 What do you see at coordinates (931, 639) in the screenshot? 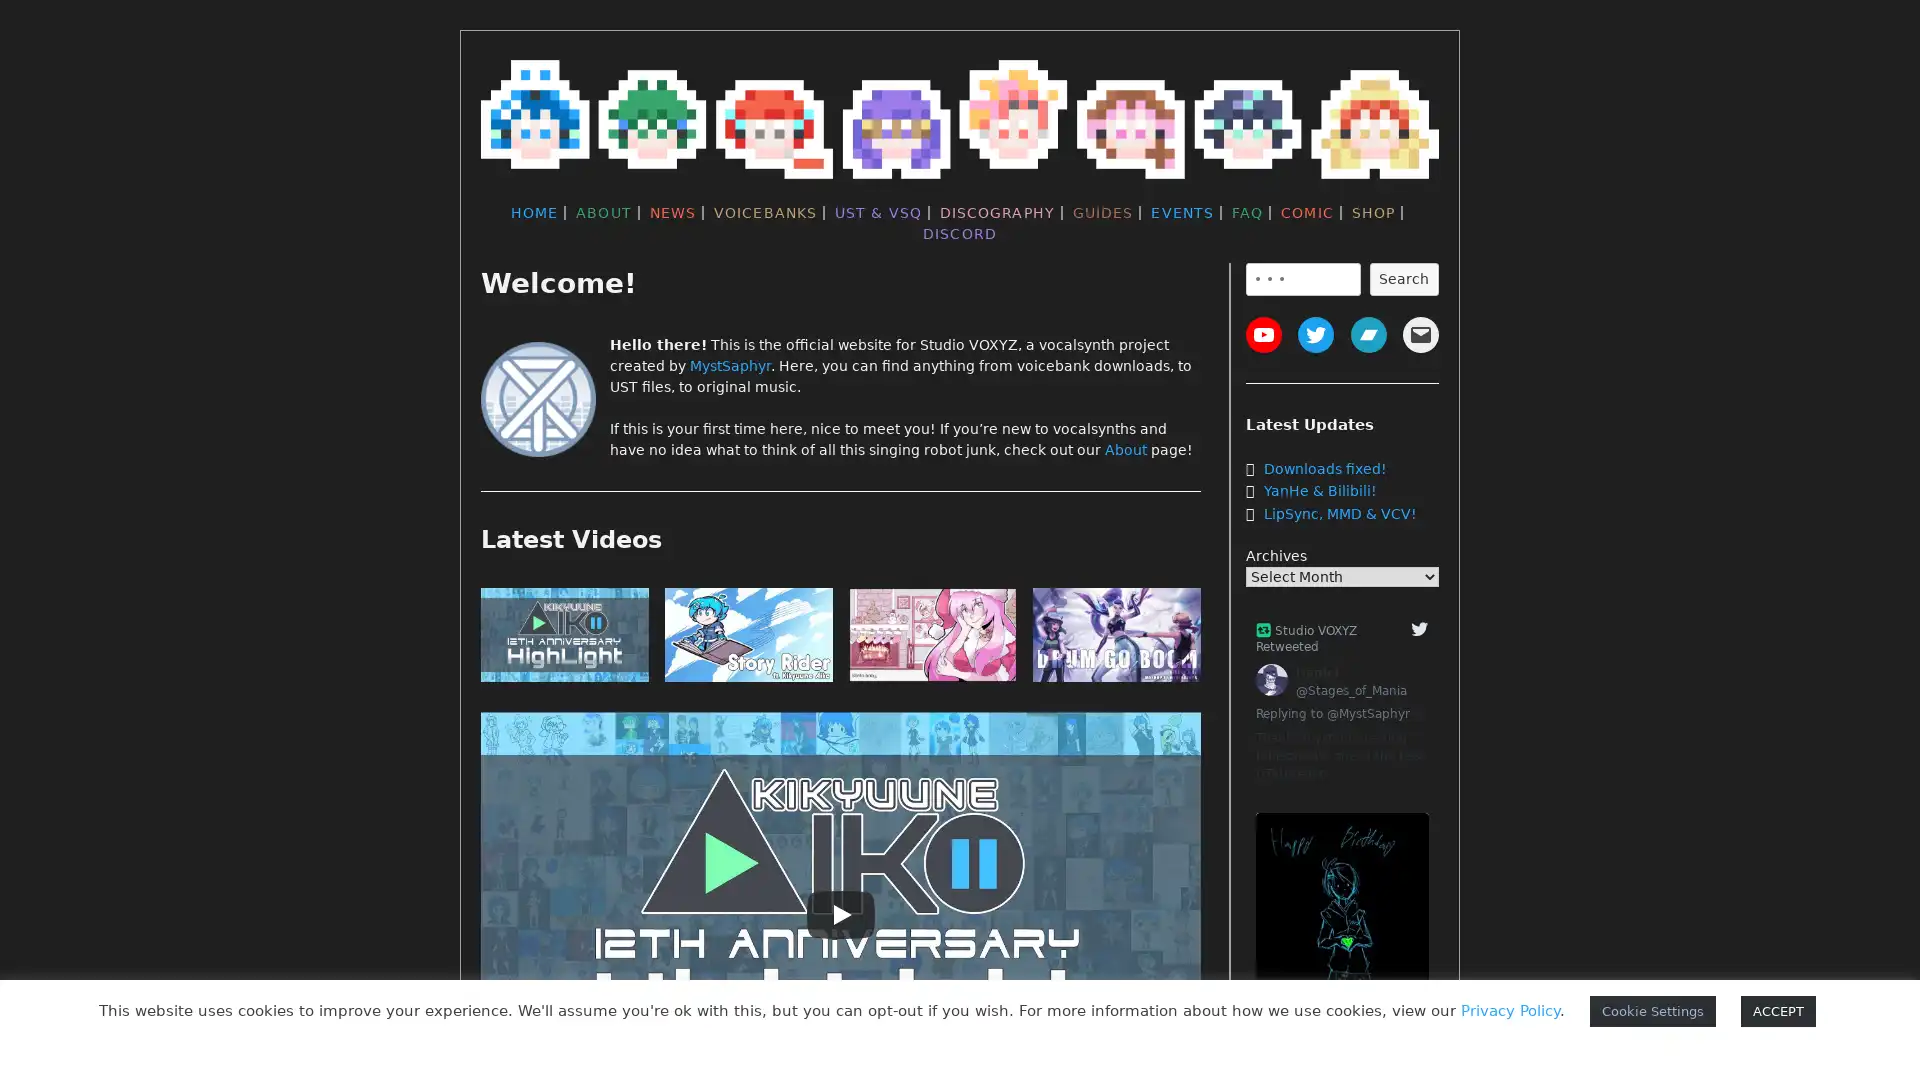
I see `play` at bounding box center [931, 639].